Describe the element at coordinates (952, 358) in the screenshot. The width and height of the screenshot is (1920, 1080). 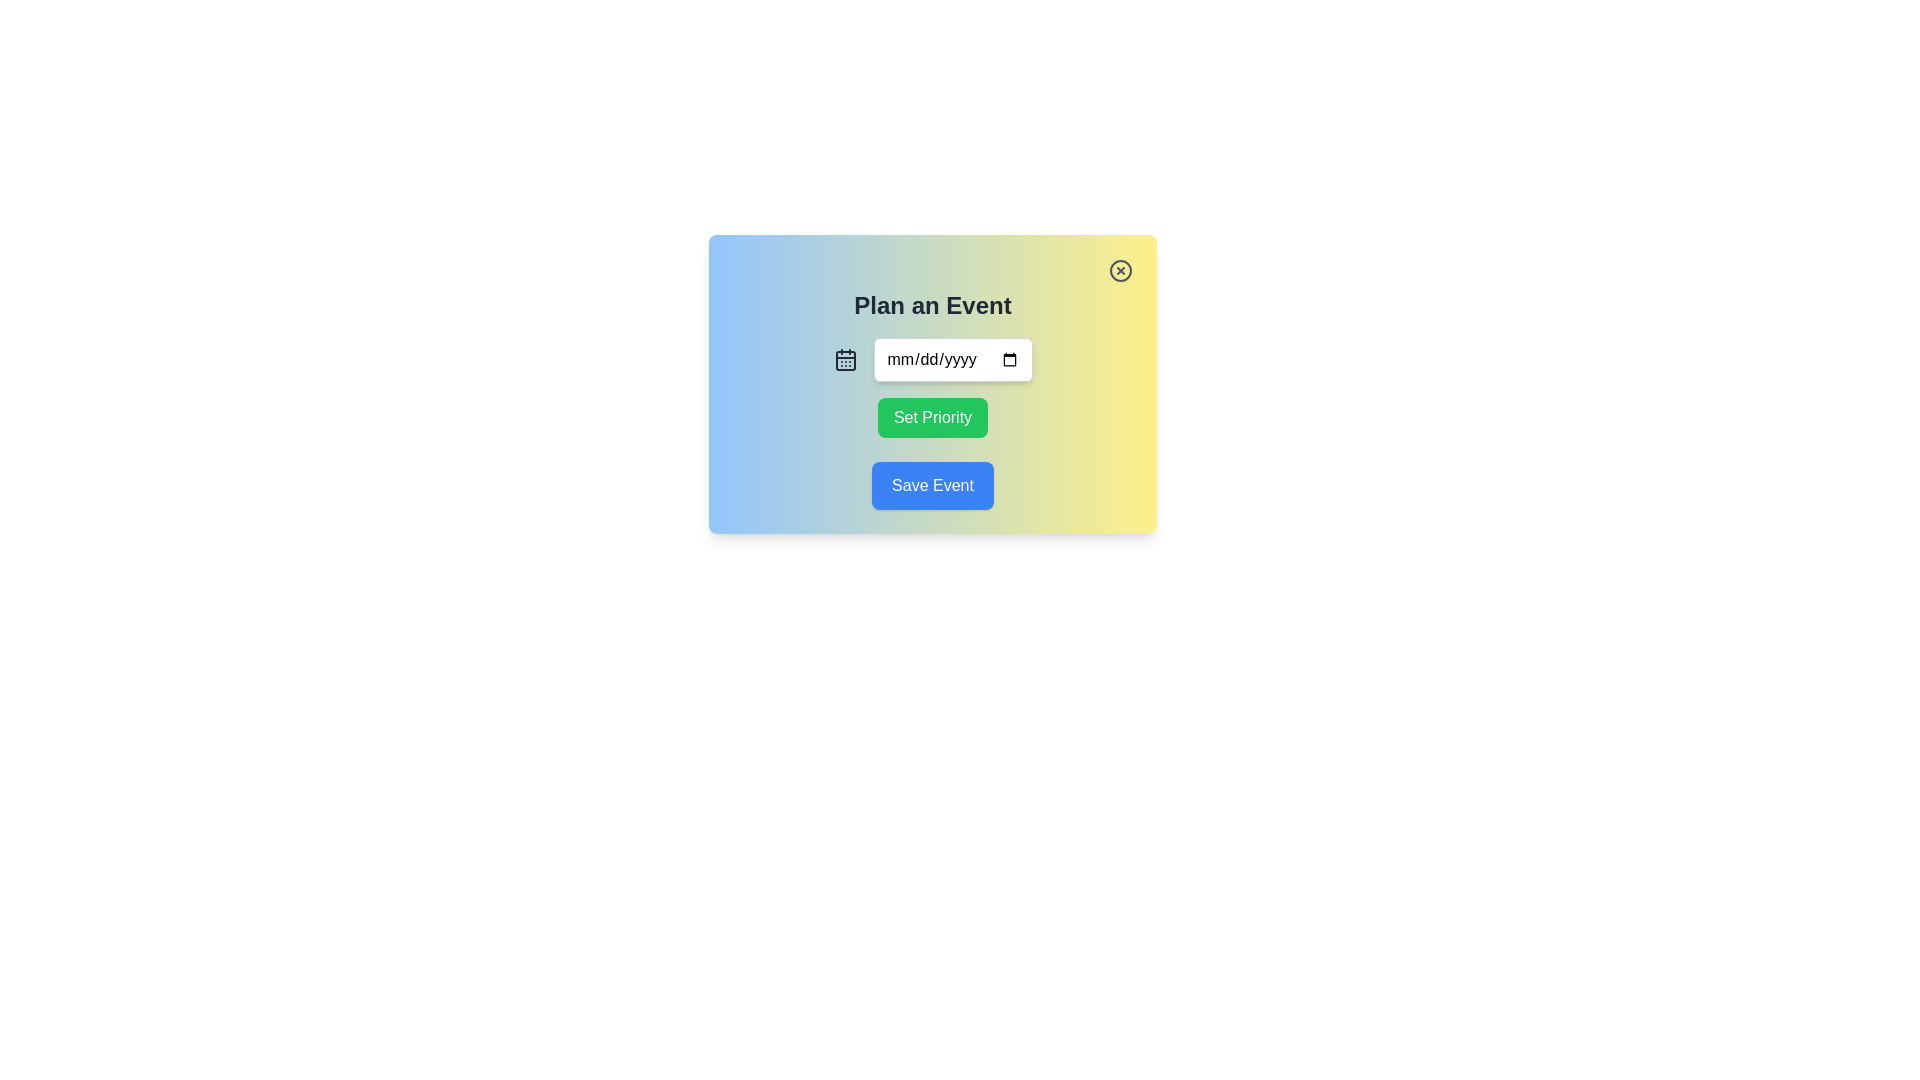
I see `the Date Input Field, which is a rectangular input area displaying 'mm/dd/yyyy' and located next to a calendar icon` at that location.